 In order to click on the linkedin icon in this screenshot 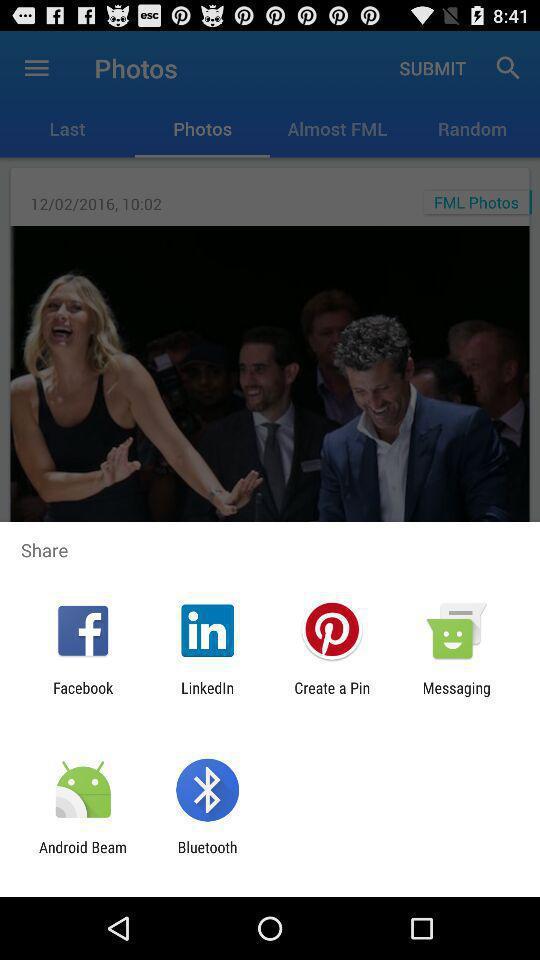, I will do `click(206, 696)`.